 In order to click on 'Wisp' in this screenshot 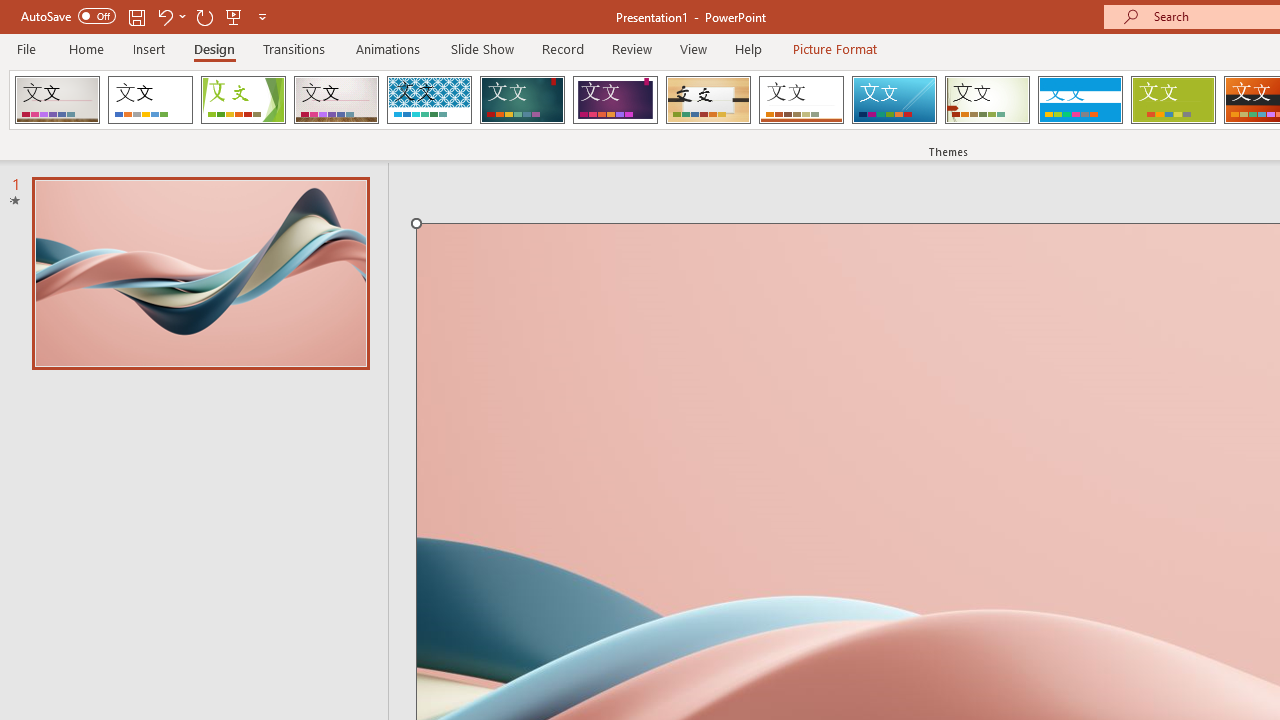, I will do `click(987, 100)`.